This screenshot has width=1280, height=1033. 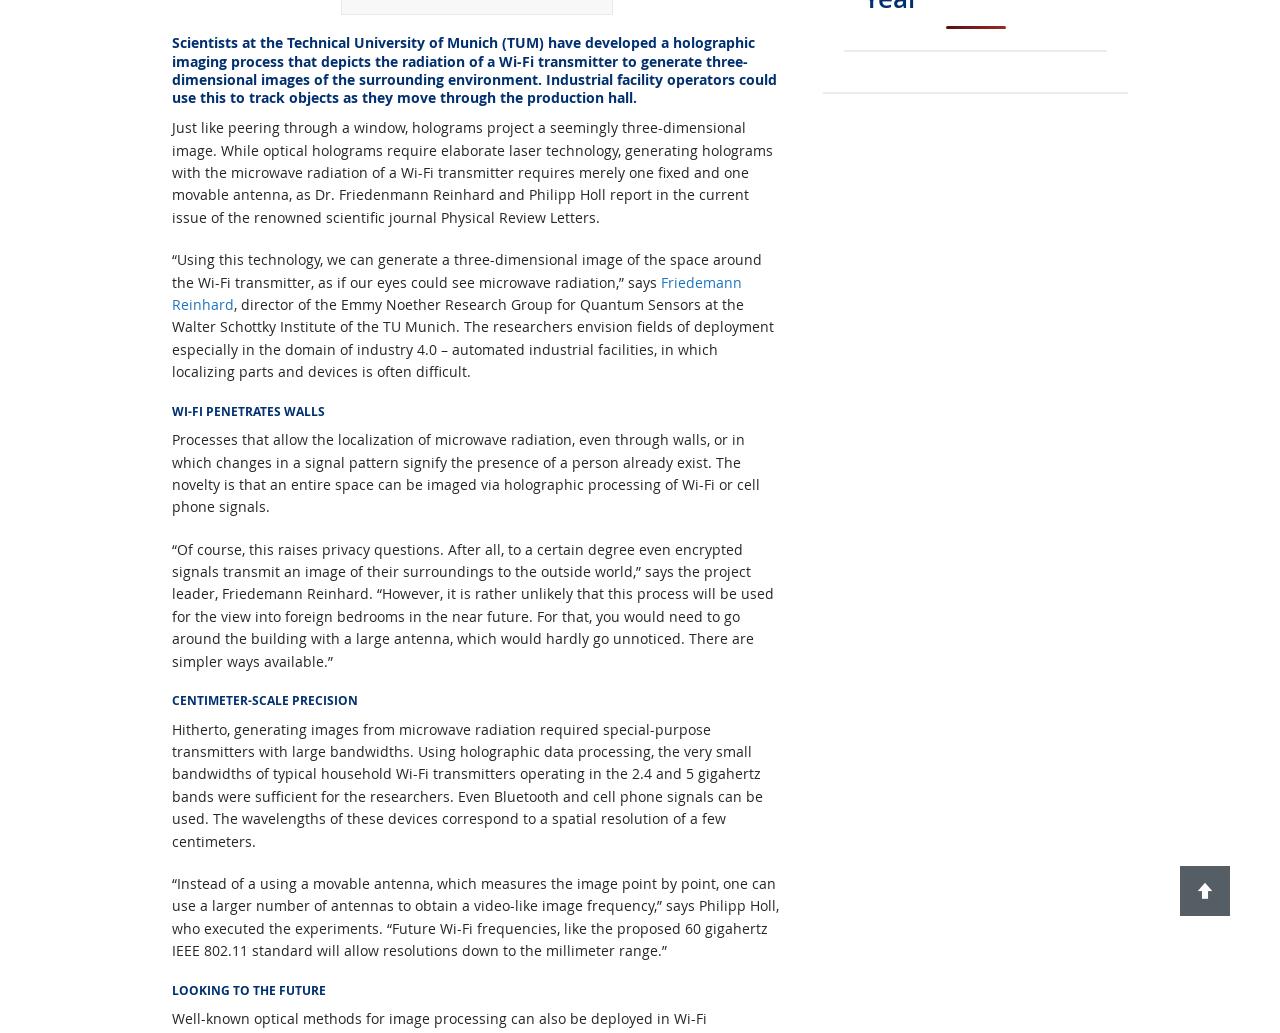 I want to click on 'LOOKING TO THE FUTURE', so click(x=247, y=988).